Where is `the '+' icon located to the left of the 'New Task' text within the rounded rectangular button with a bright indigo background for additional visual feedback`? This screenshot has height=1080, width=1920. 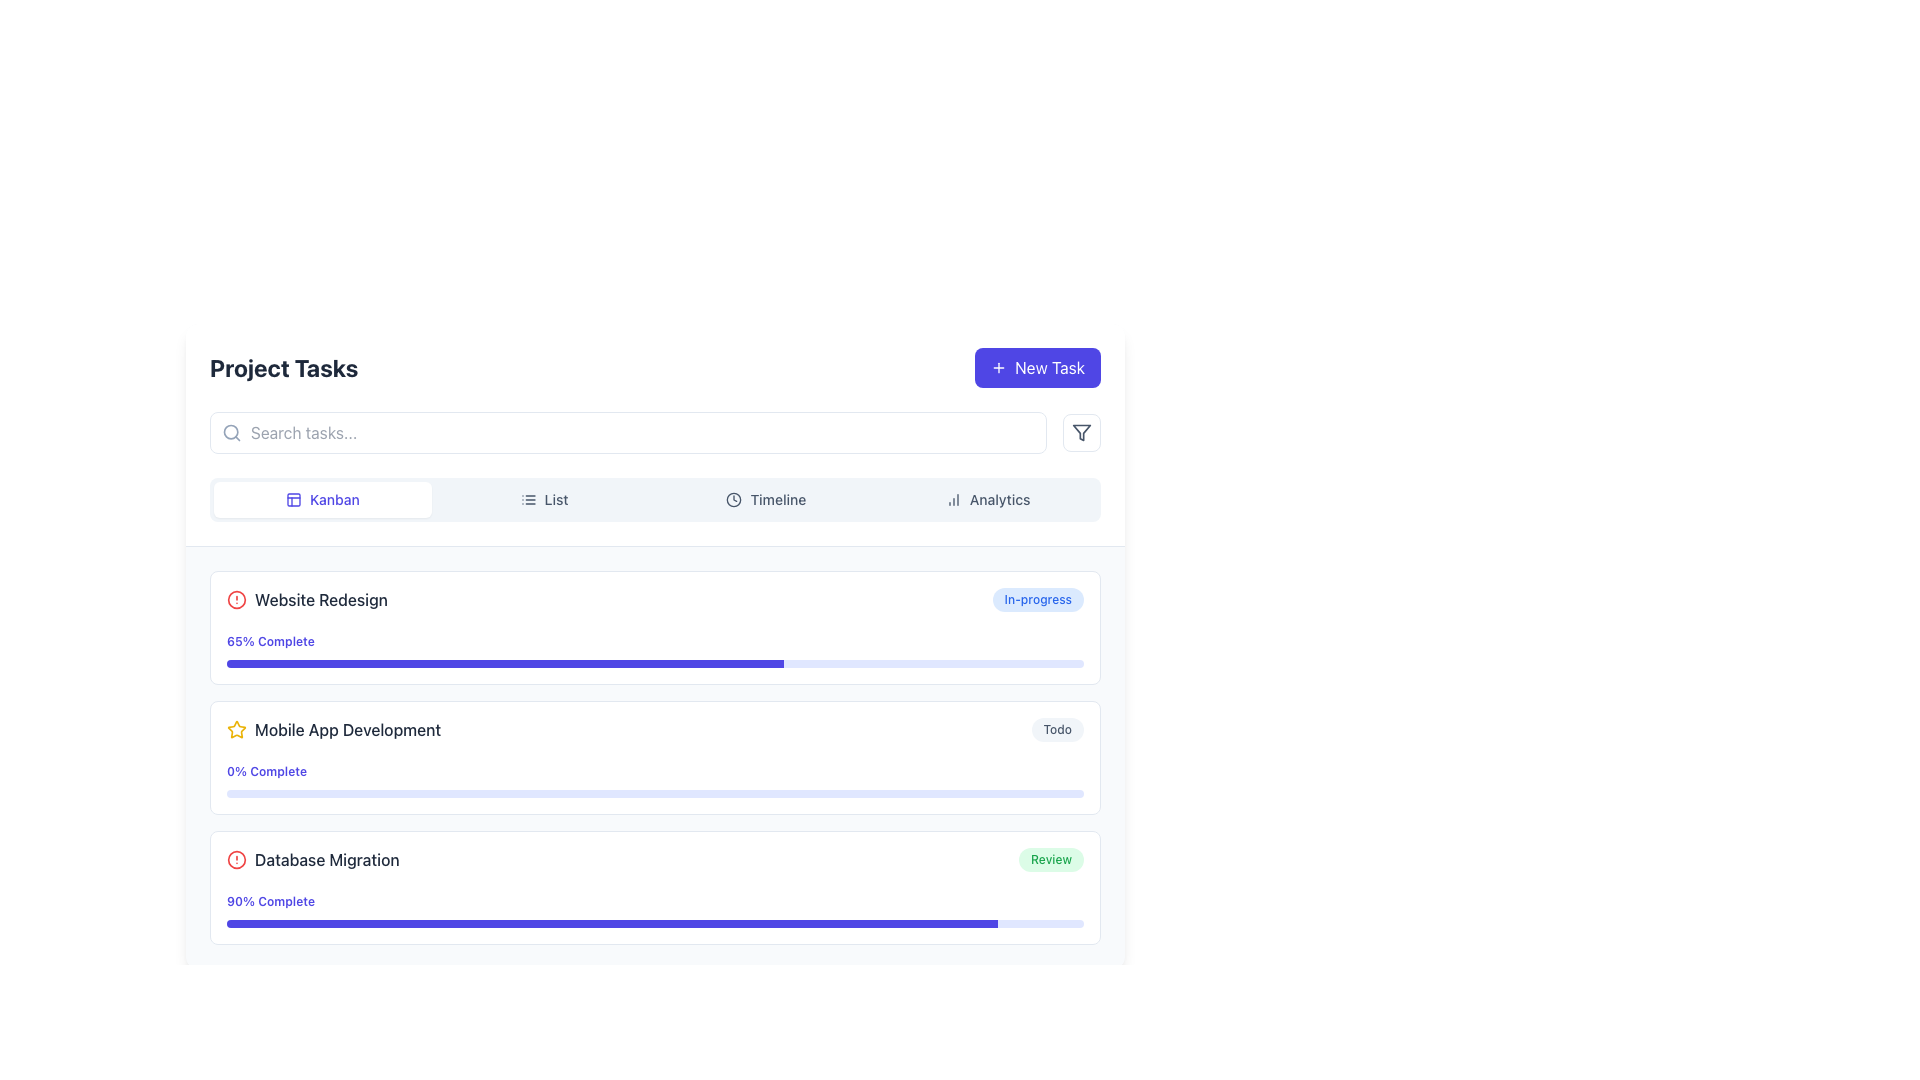
the '+' icon located to the left of the 'New Task' text within the rounded rectangular button with a bright indigo background for additional visual feedback is located at coordinates (999, 367).